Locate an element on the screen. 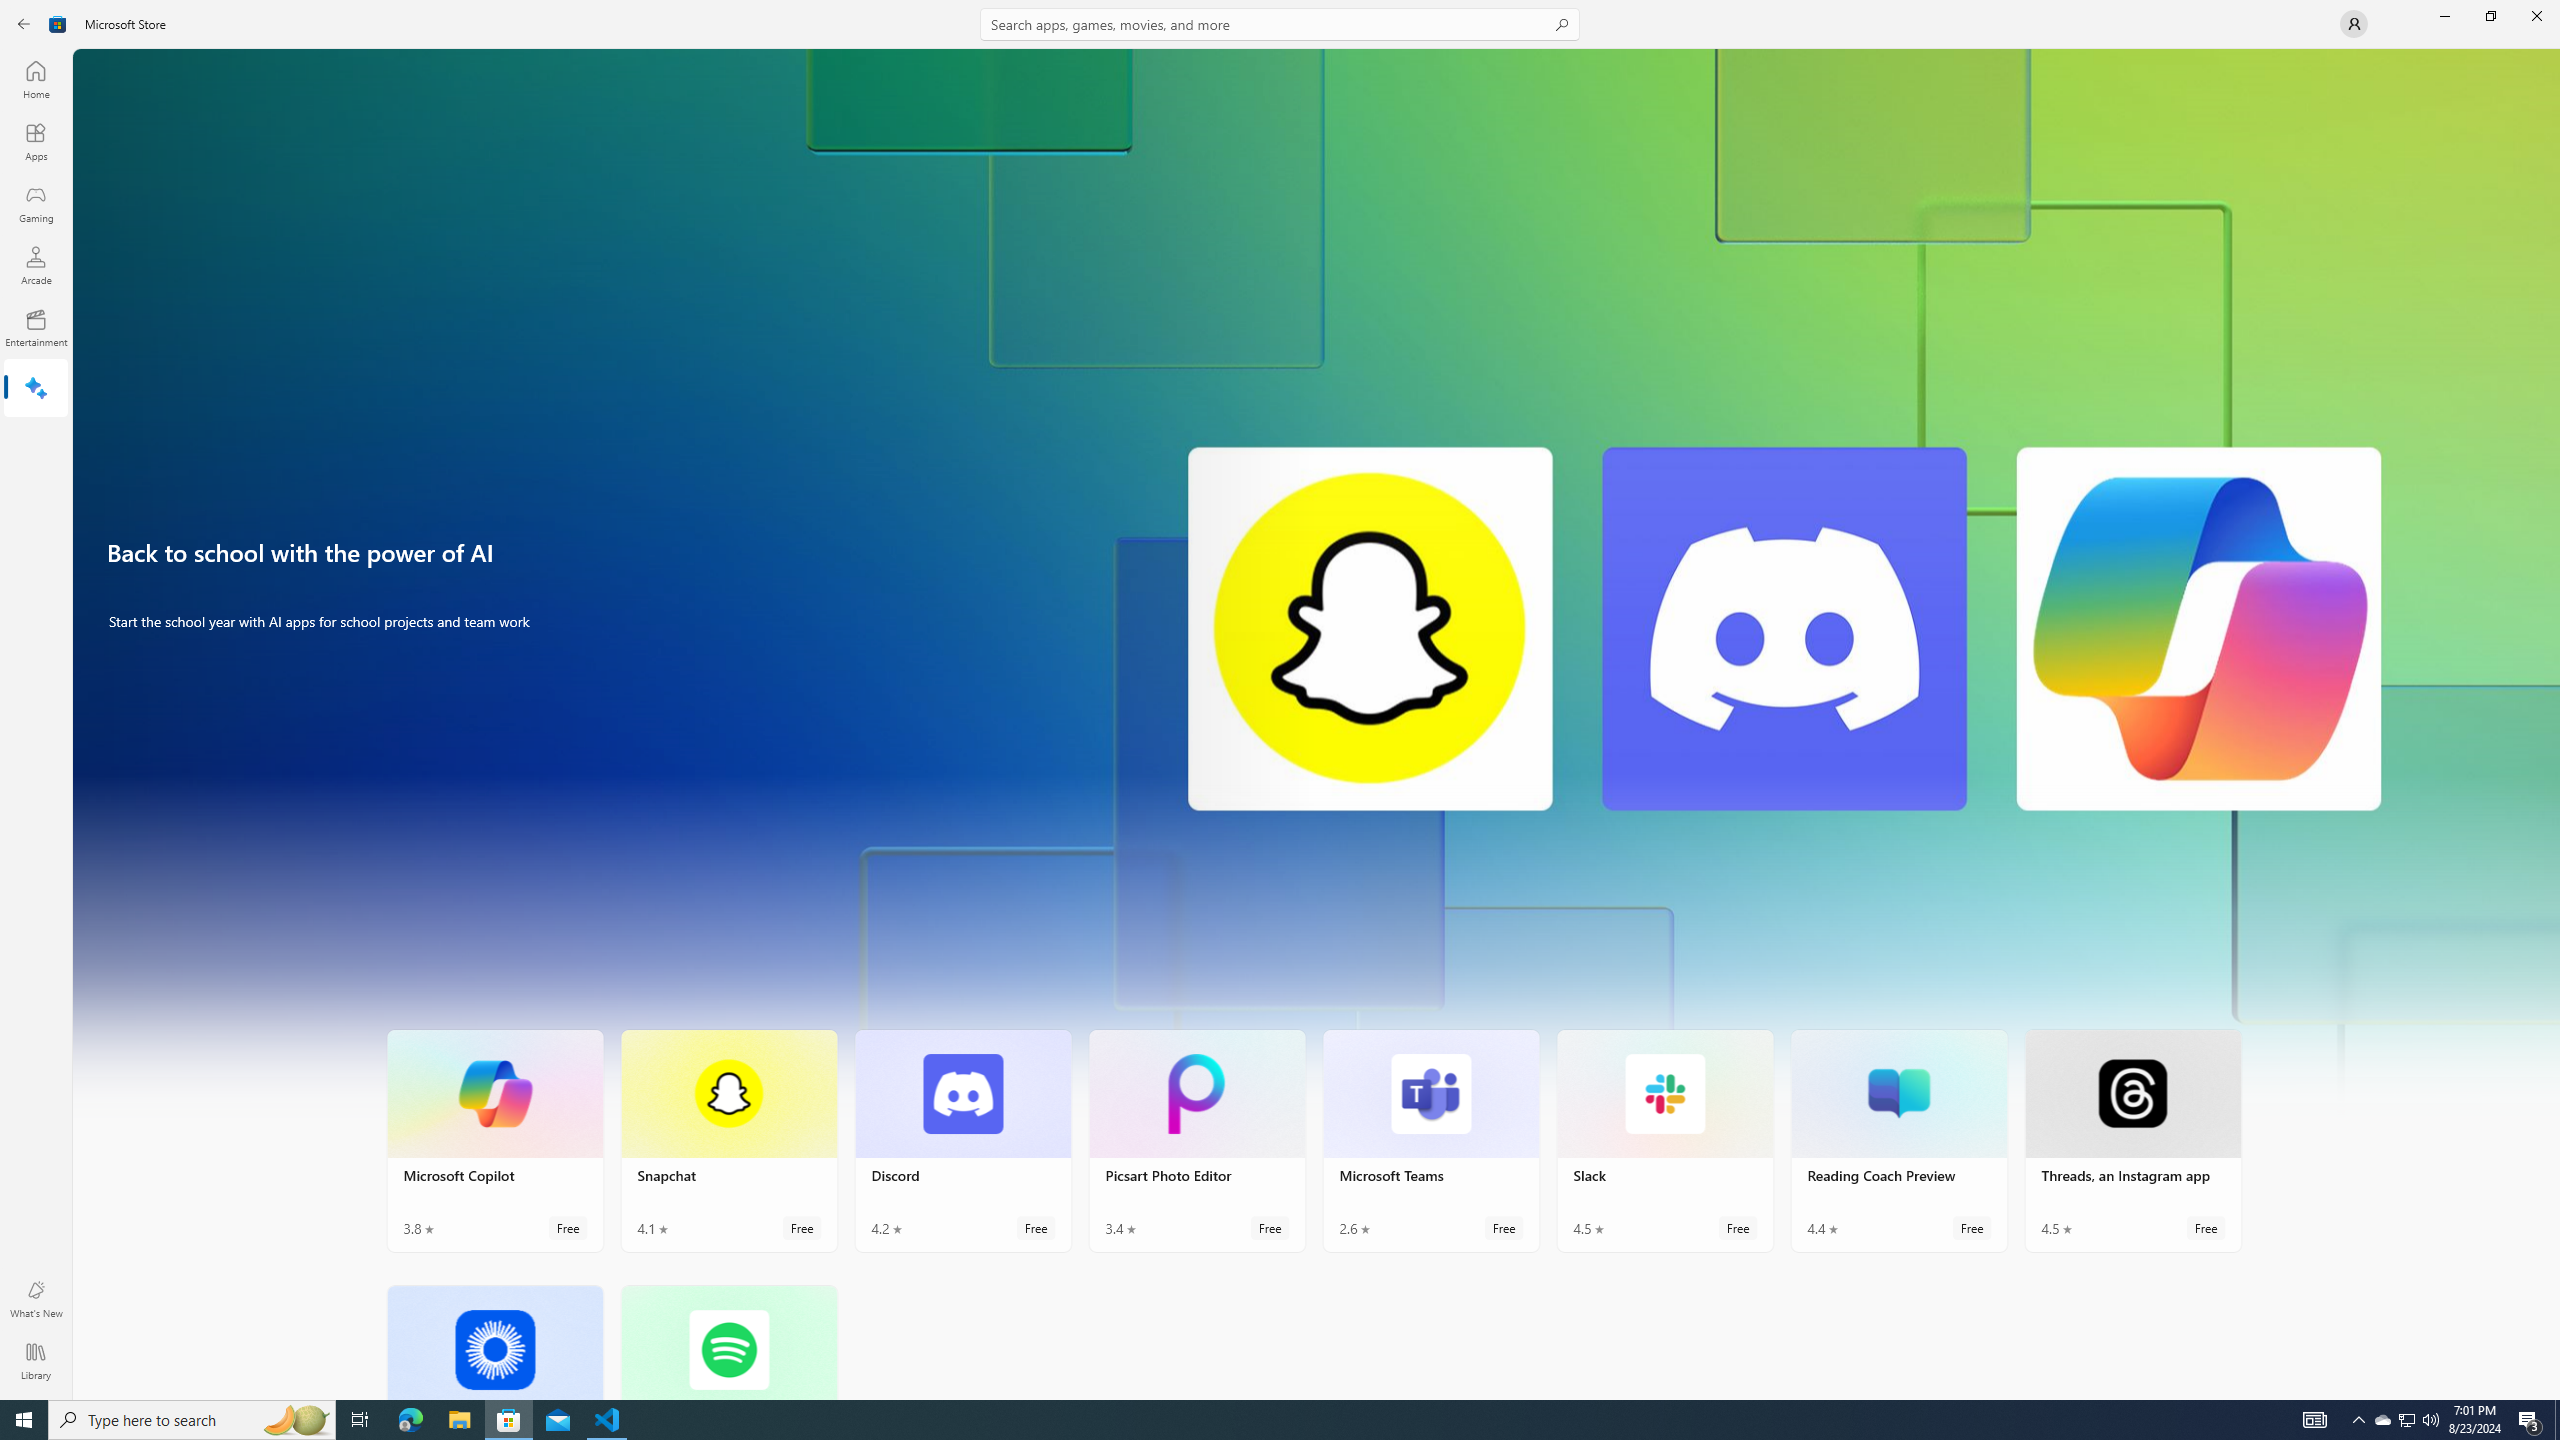 The image size is (2560, 1440). 'Discord. Average rating of 4.2 out of five stars. Free  ' is located at coordinates (962, 1141).